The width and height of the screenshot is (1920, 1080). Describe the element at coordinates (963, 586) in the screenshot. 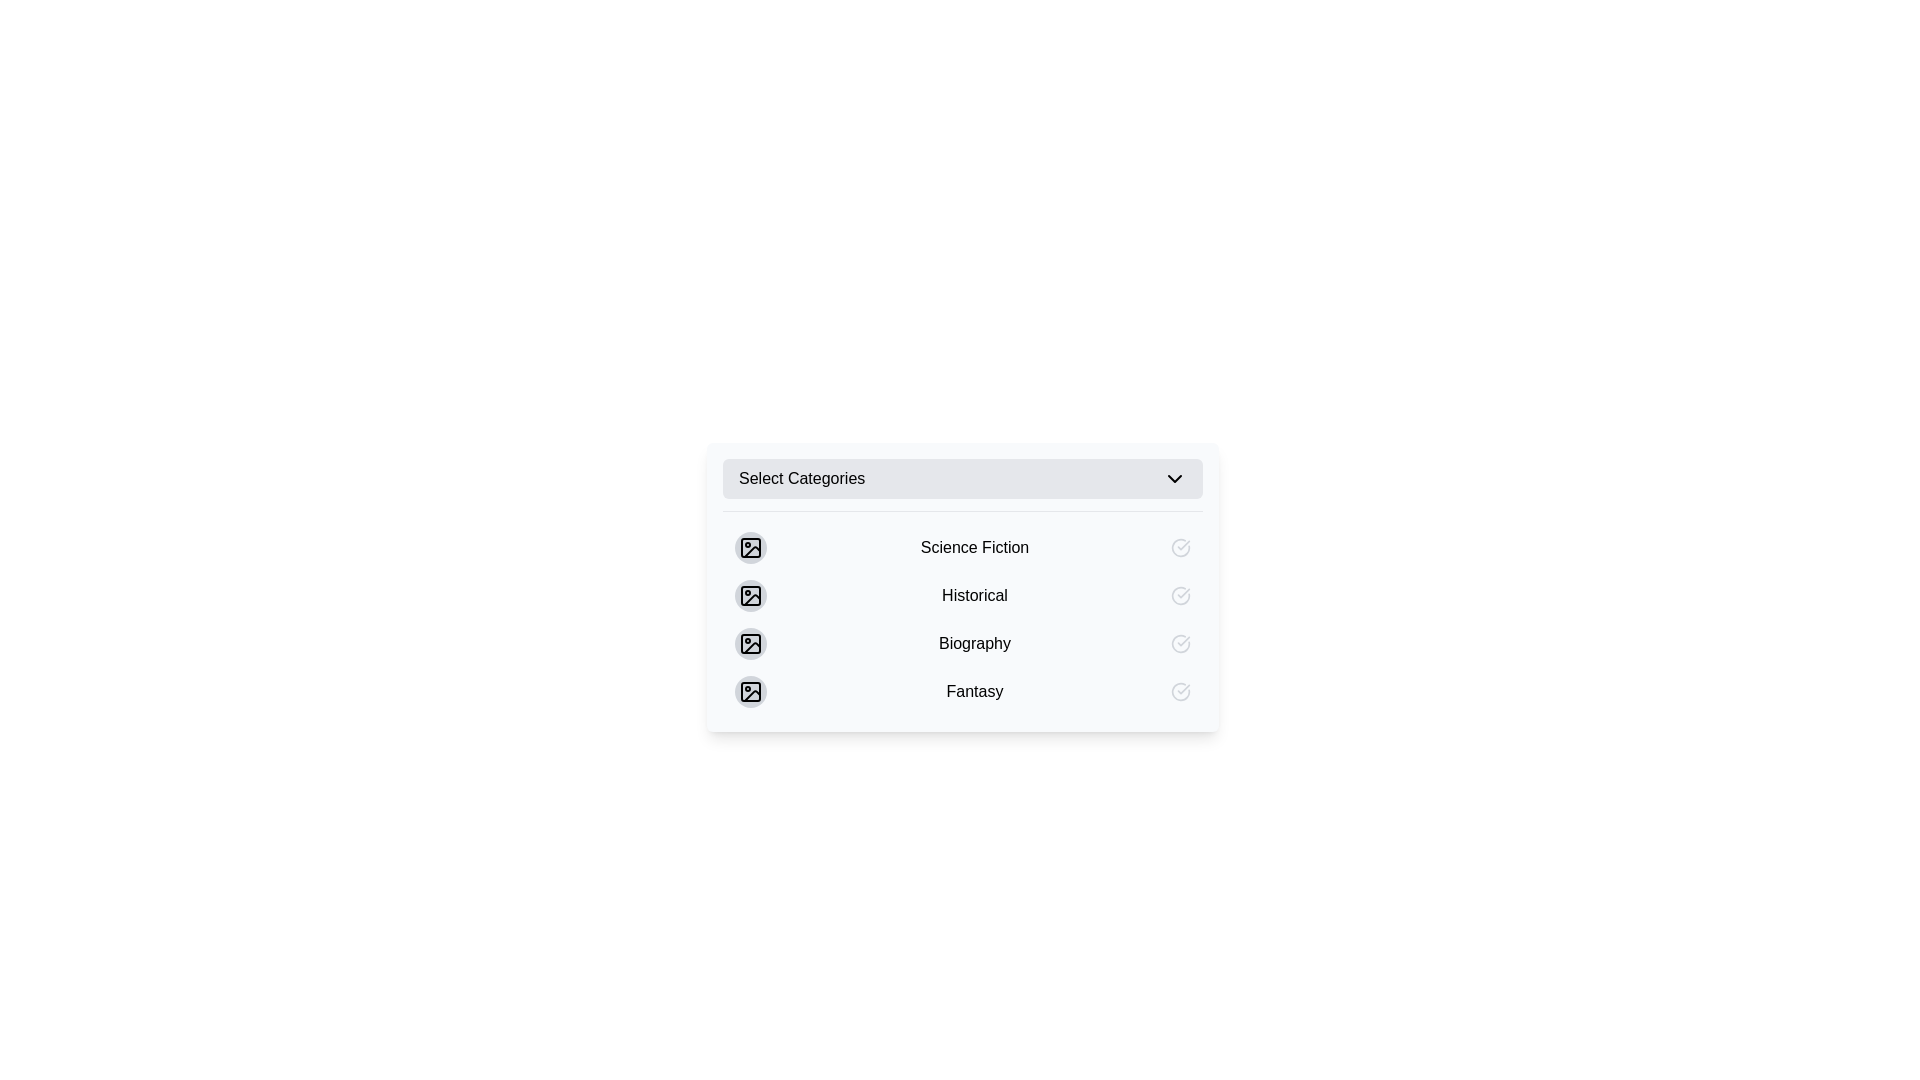

I see `the 'Historical' text label in the dropdown menu to trigger a visual response` at that location.